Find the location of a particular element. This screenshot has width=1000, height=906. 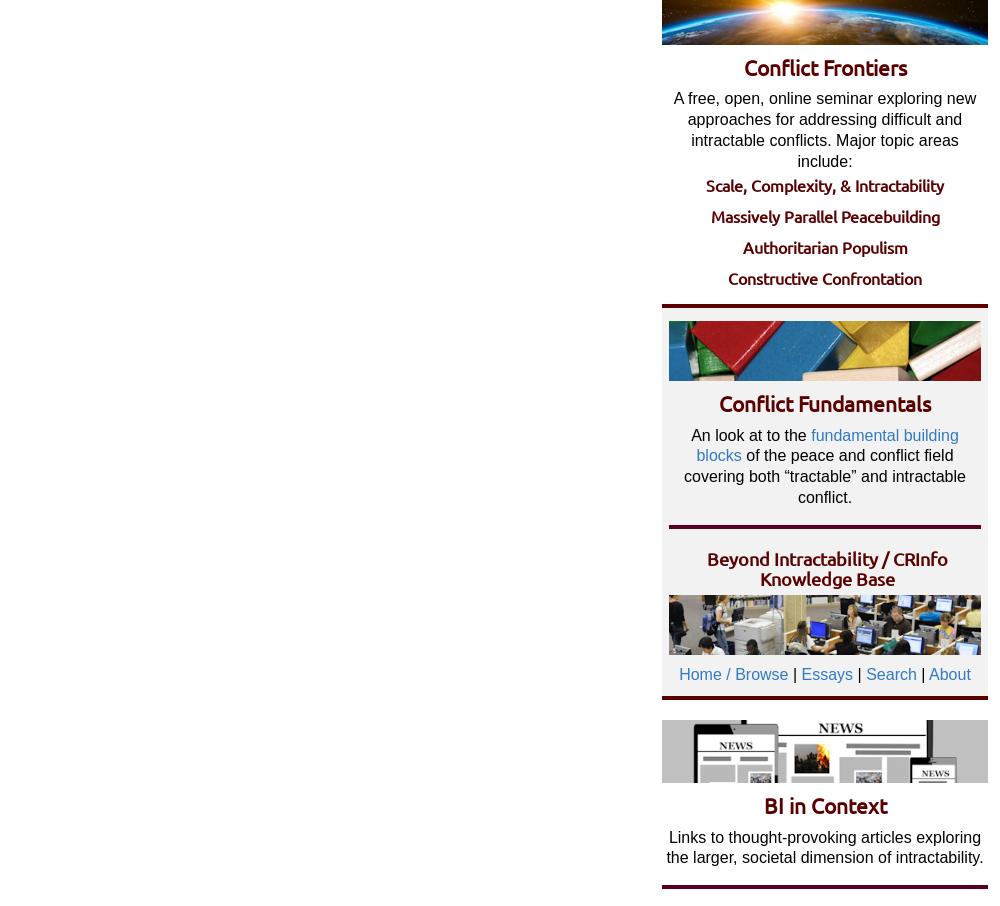

'Home / Browse' is located at coordinates (732, 672).